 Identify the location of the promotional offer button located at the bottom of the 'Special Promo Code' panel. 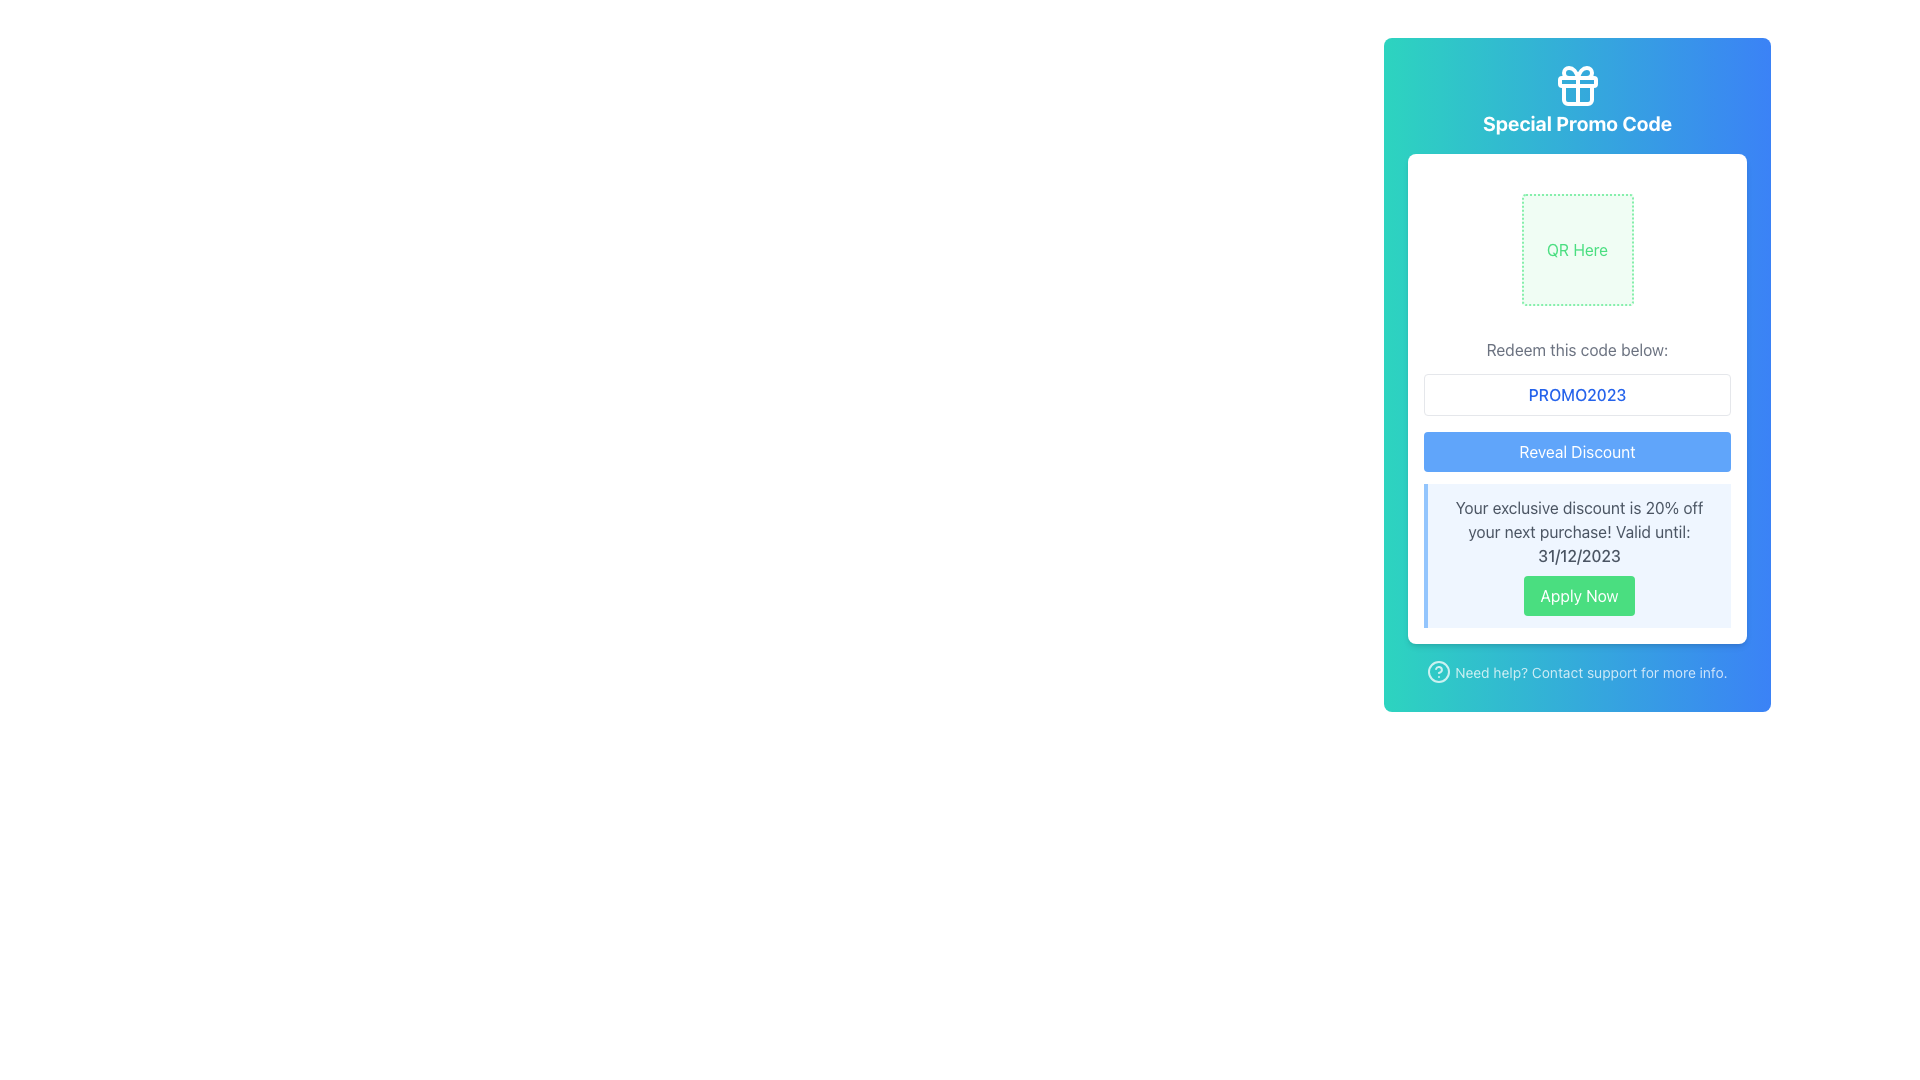
(1578, 595).